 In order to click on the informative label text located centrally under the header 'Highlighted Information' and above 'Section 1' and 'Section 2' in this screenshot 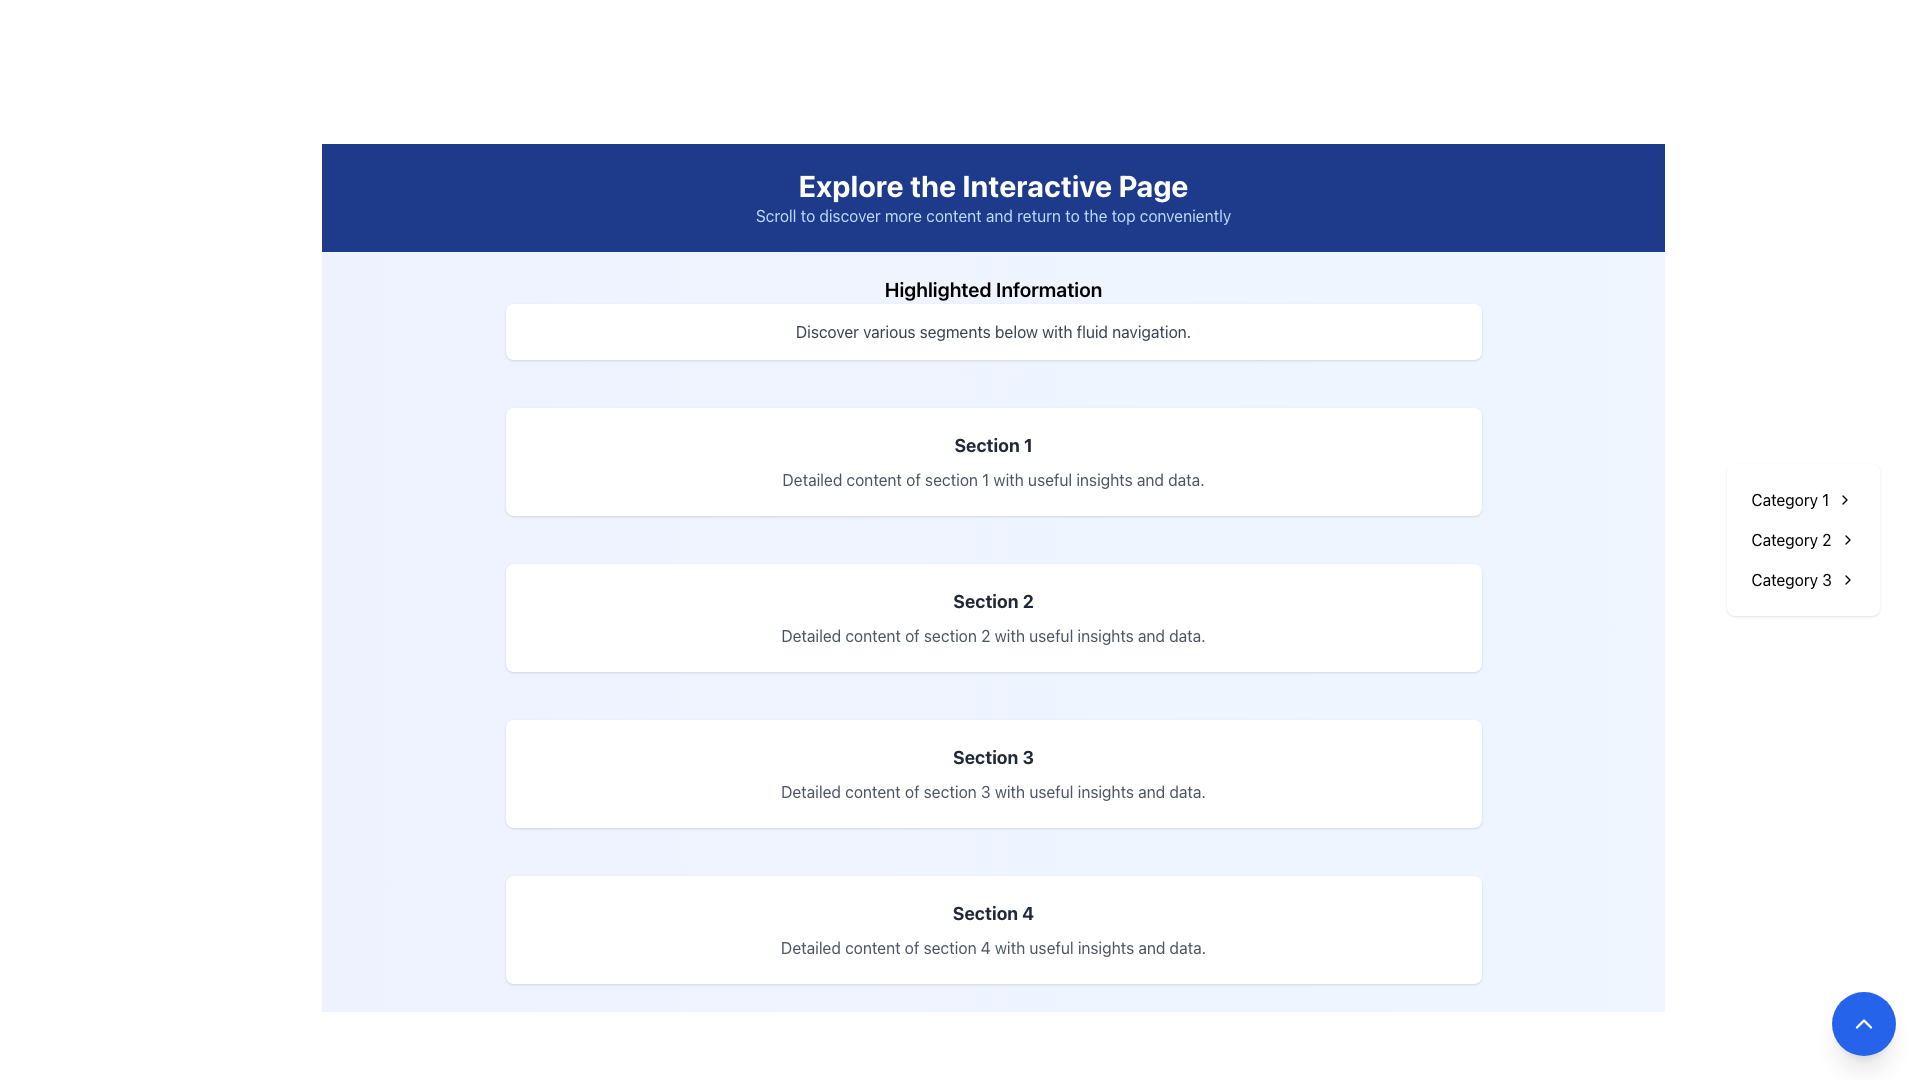, I will do `click(993, 330)`.